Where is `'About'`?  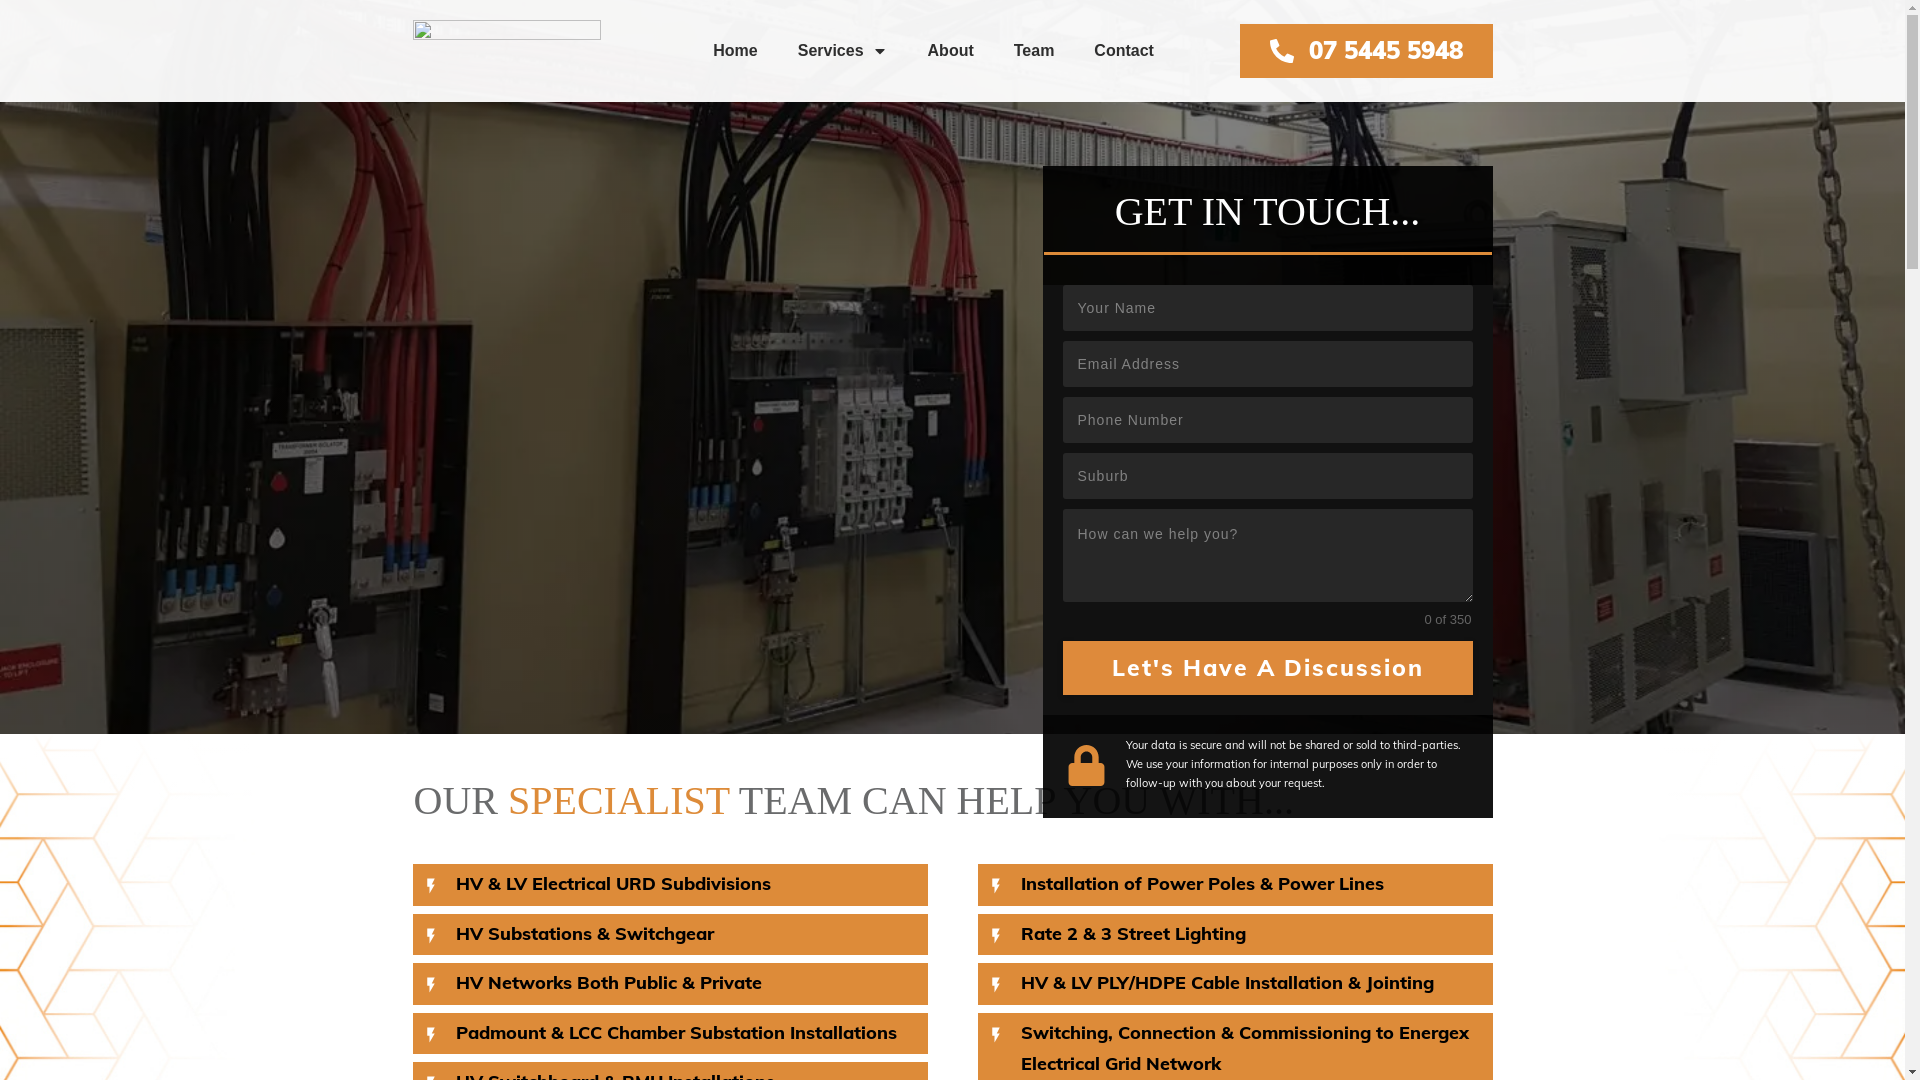
'About' is located at coordinates (949, 49).